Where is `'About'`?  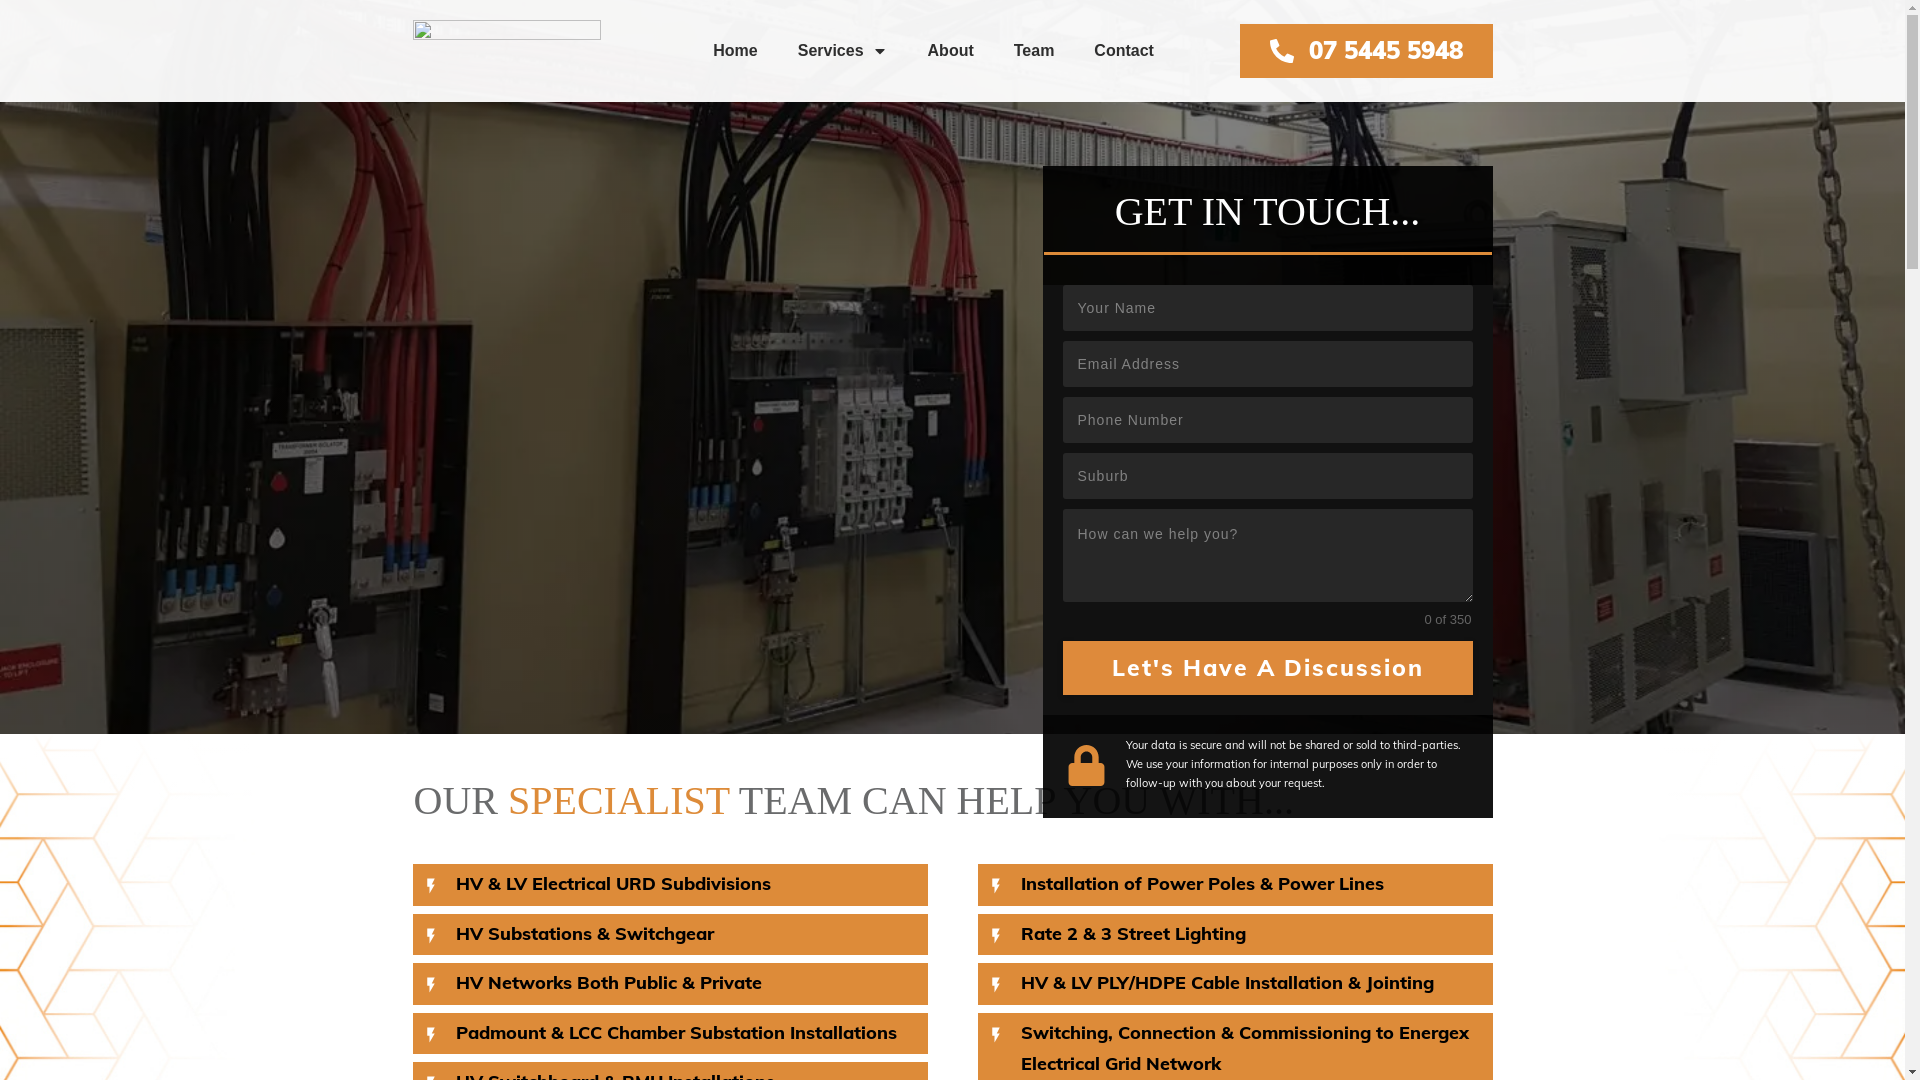
'About' is located at coordinates (949, 49).